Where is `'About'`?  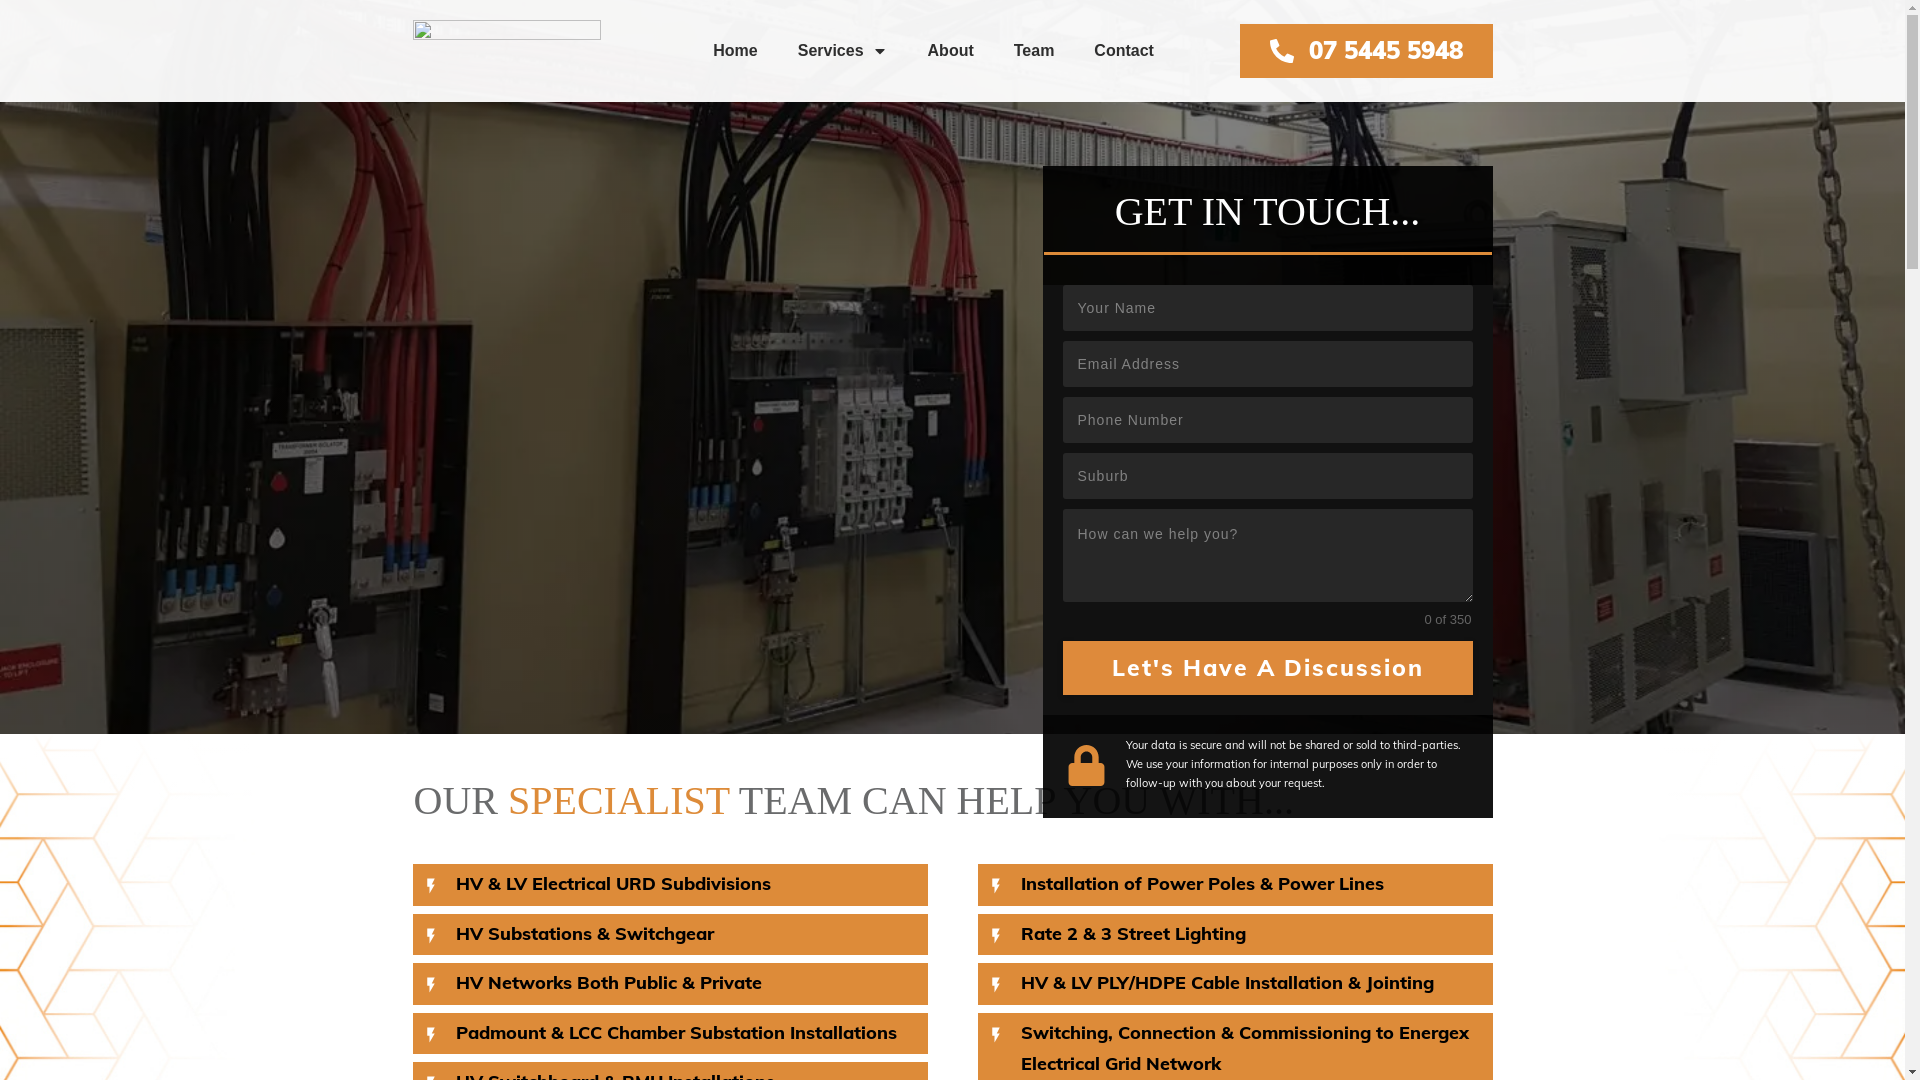
'About' is located at coordinates (949, 49).